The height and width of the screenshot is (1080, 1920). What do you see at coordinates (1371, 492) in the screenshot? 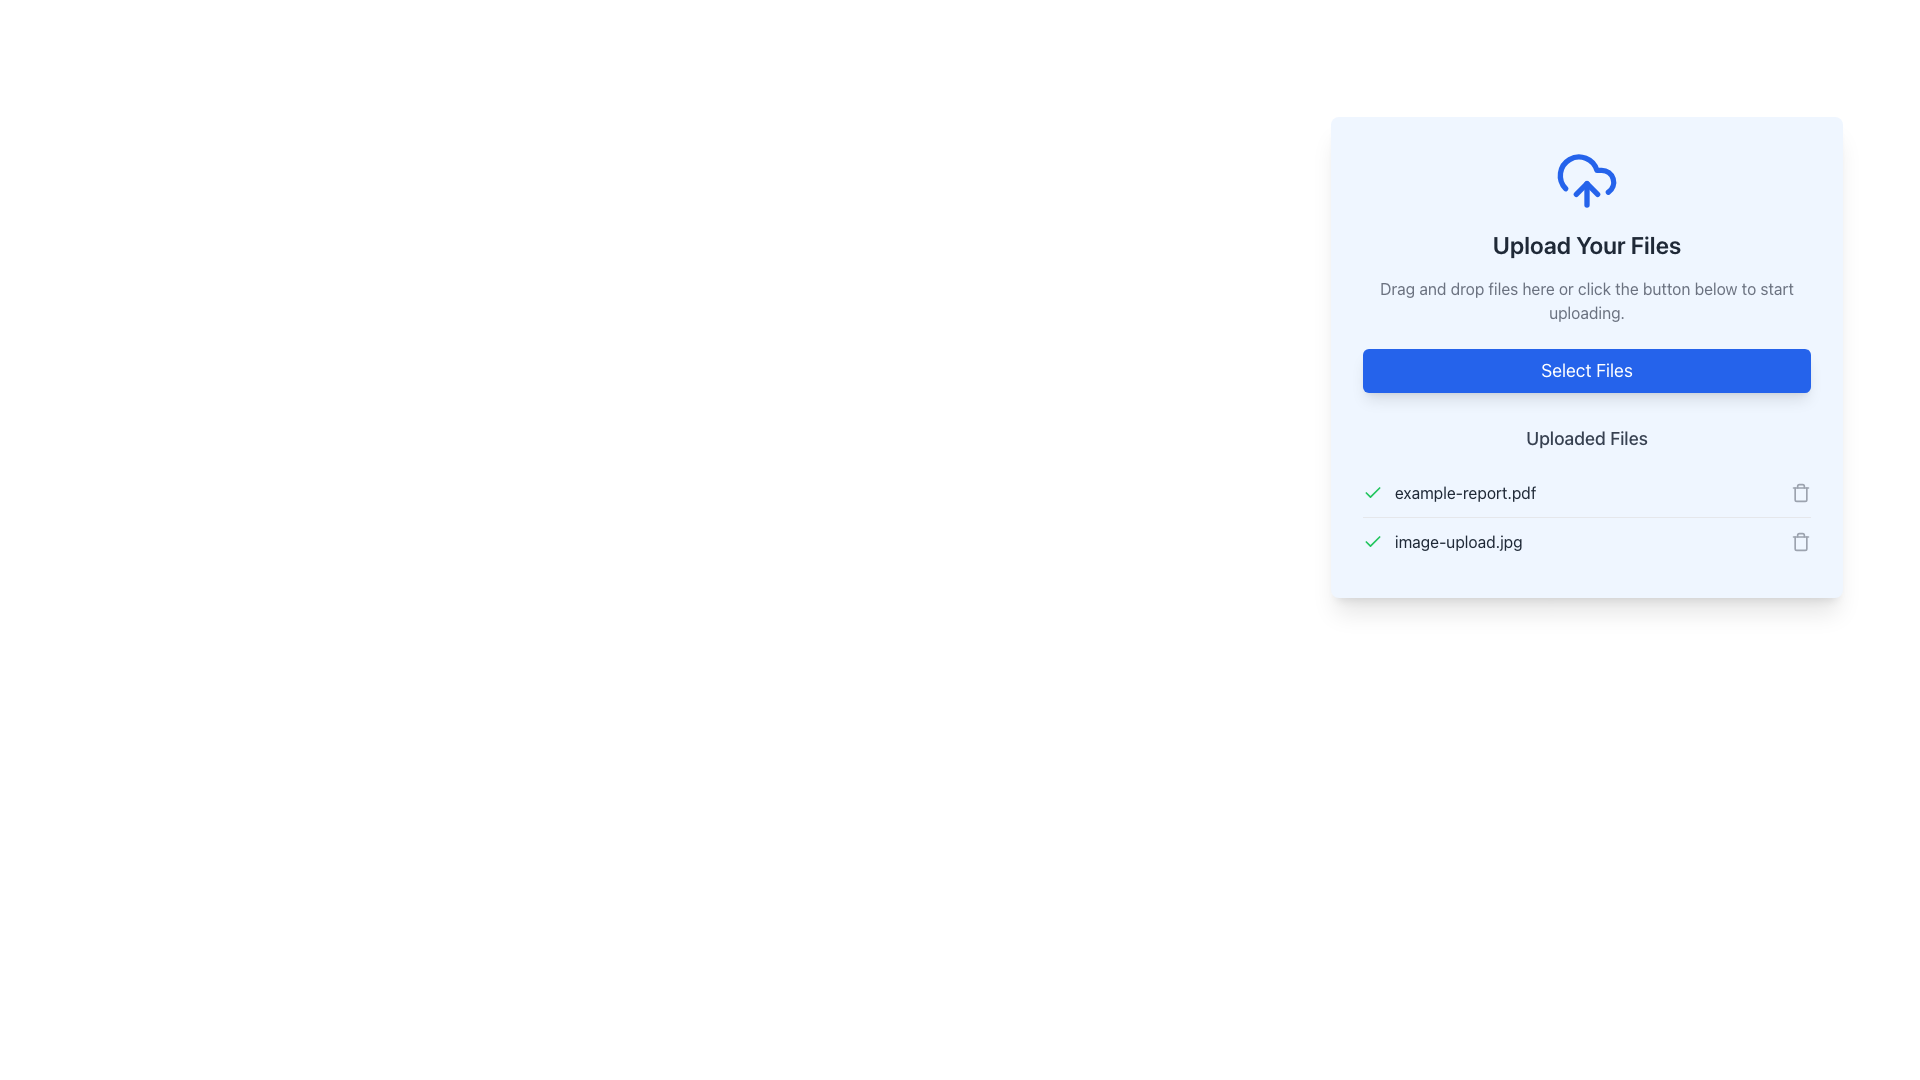
I see `the green checkmark symbol indicating success, located beside the 'image-upload.jpg' label in the 'Uploaded Files' section` at bounding box center [1371, 492].